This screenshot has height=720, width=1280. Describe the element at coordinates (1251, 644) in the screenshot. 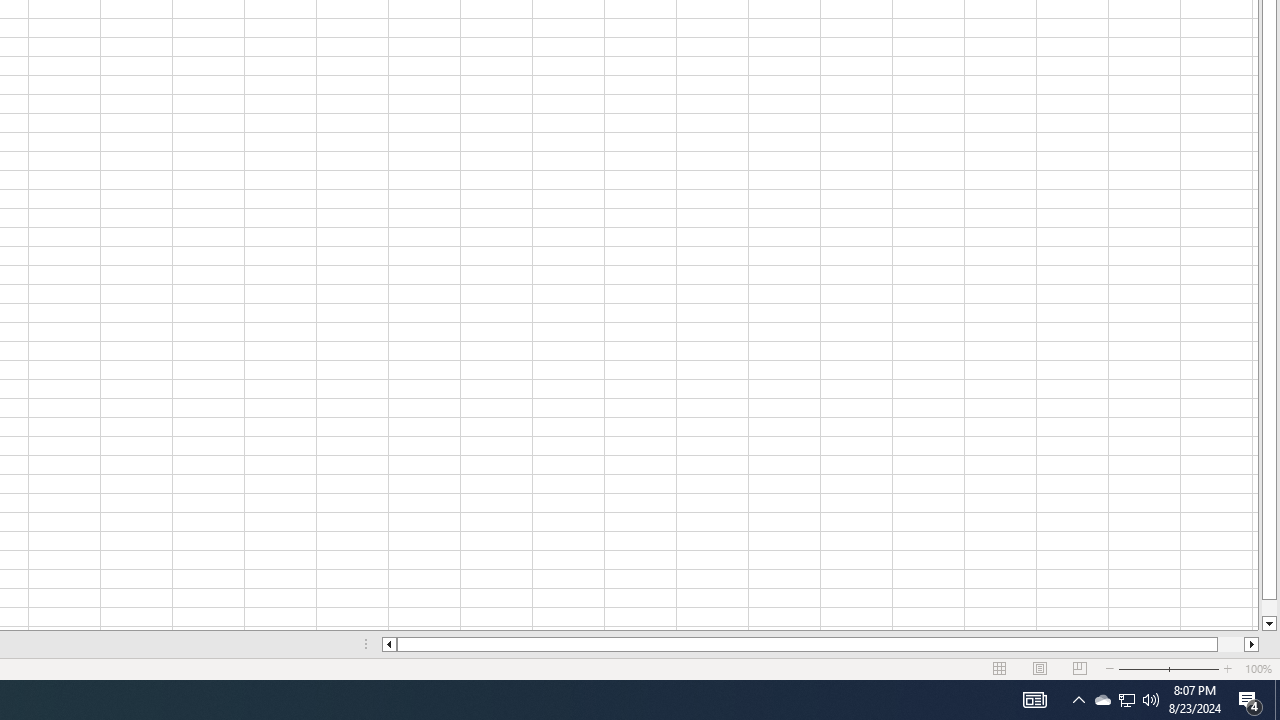

I see `'Column right'` at that location.